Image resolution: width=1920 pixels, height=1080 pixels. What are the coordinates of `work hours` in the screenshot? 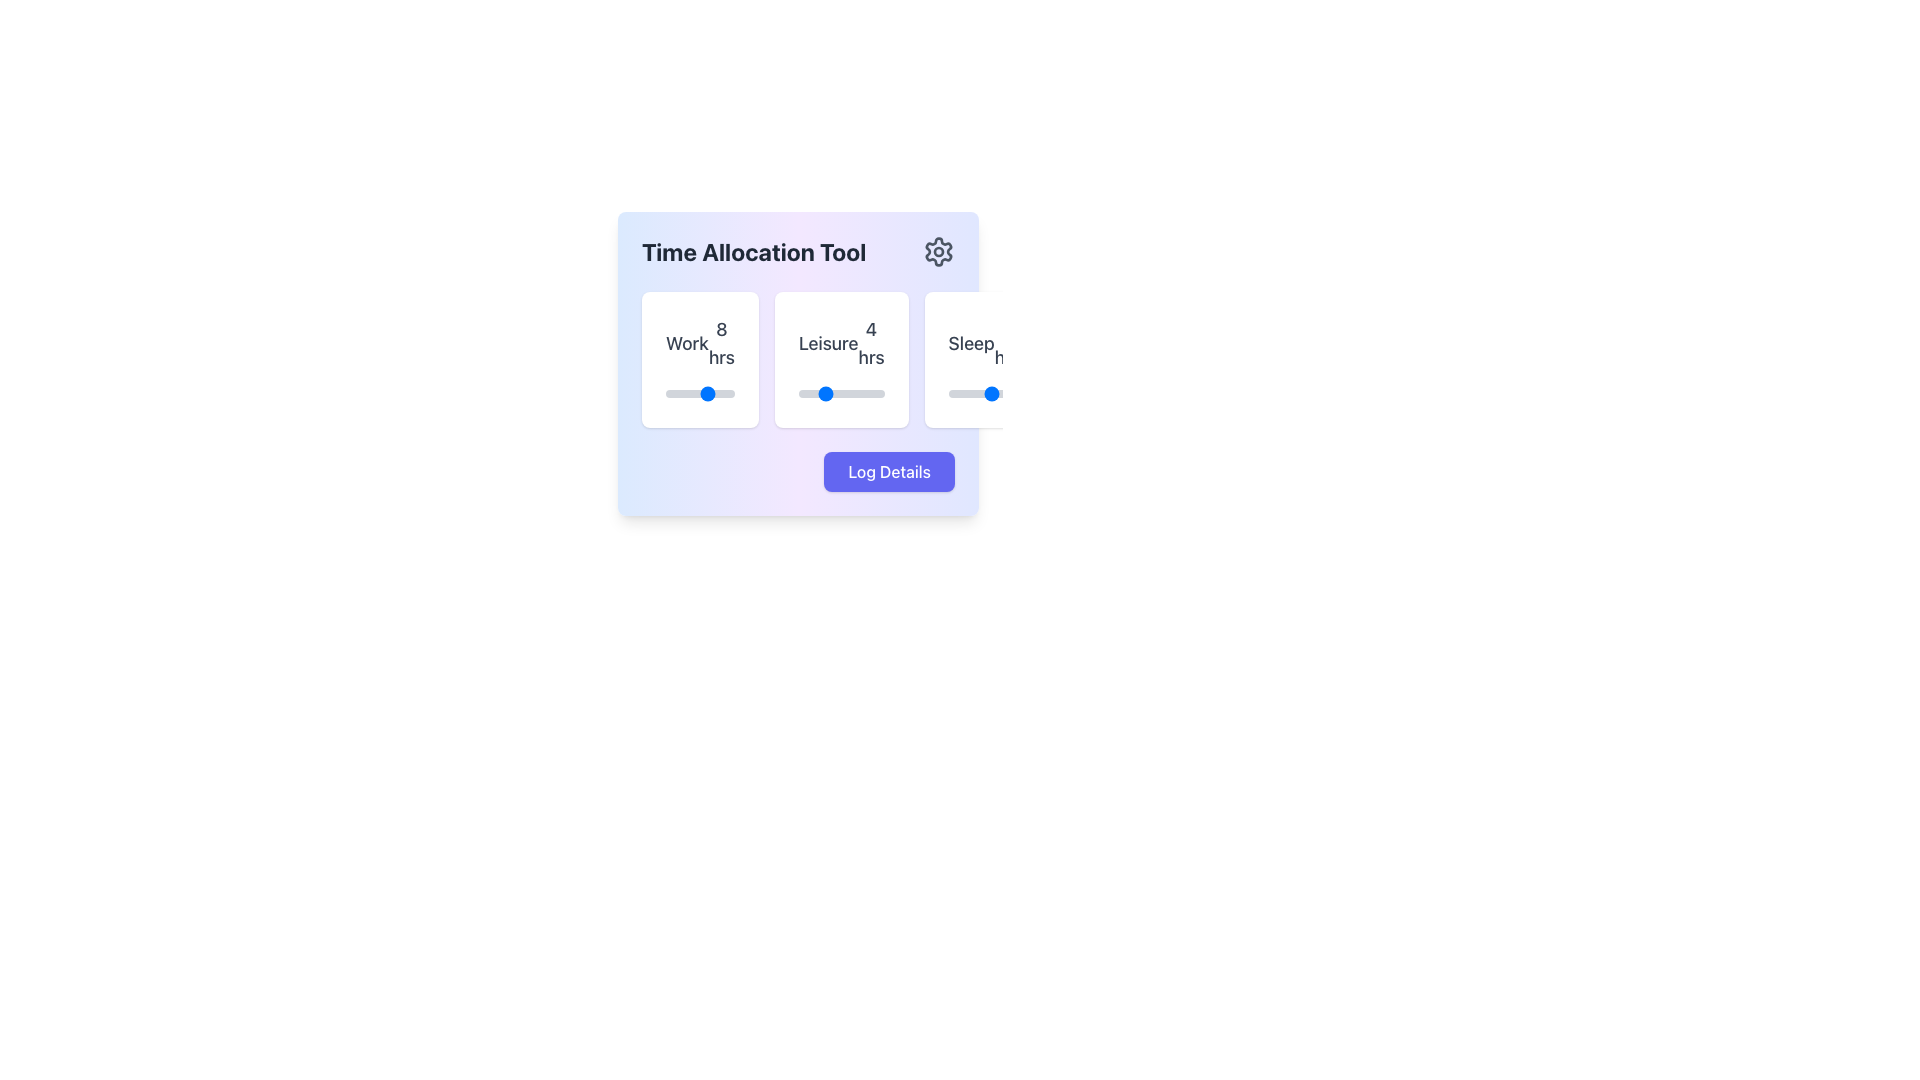 It's located at (684, 393).